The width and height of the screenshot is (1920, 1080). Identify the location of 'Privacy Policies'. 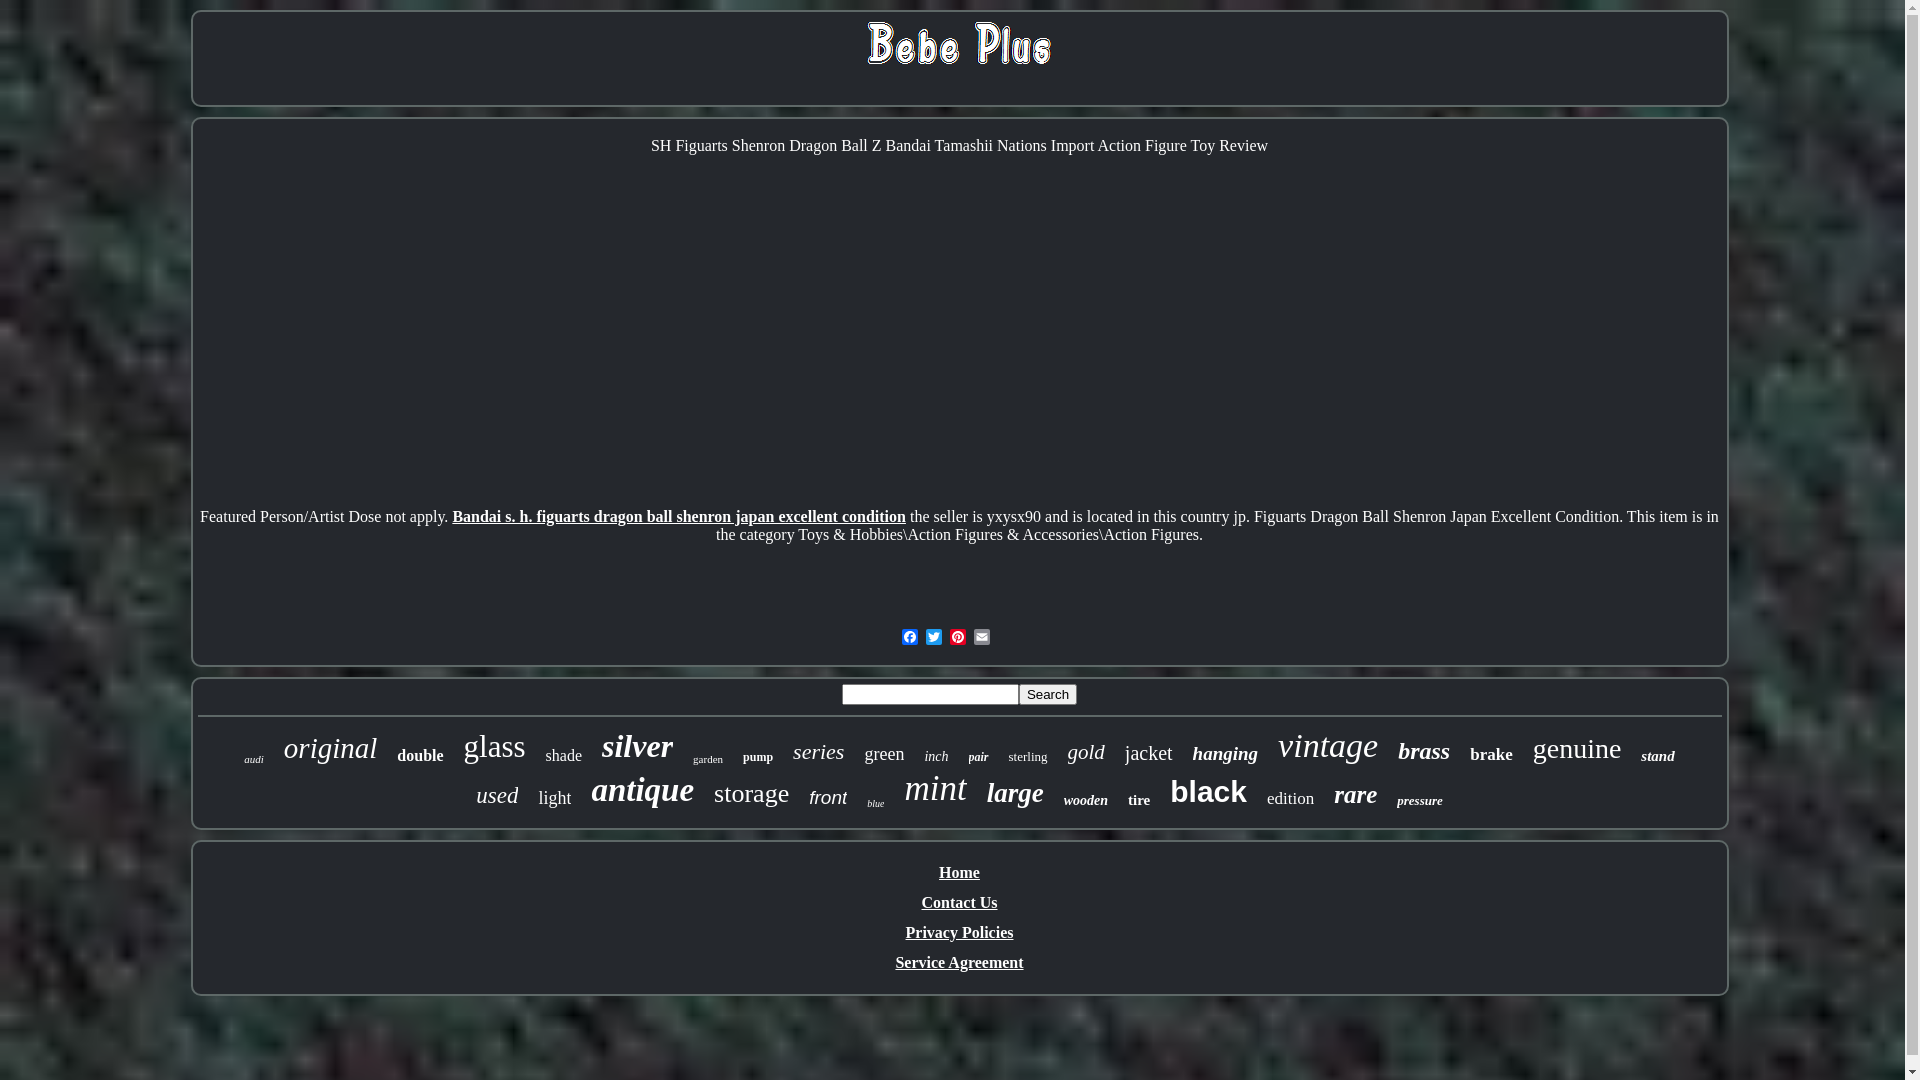
(905, 932).